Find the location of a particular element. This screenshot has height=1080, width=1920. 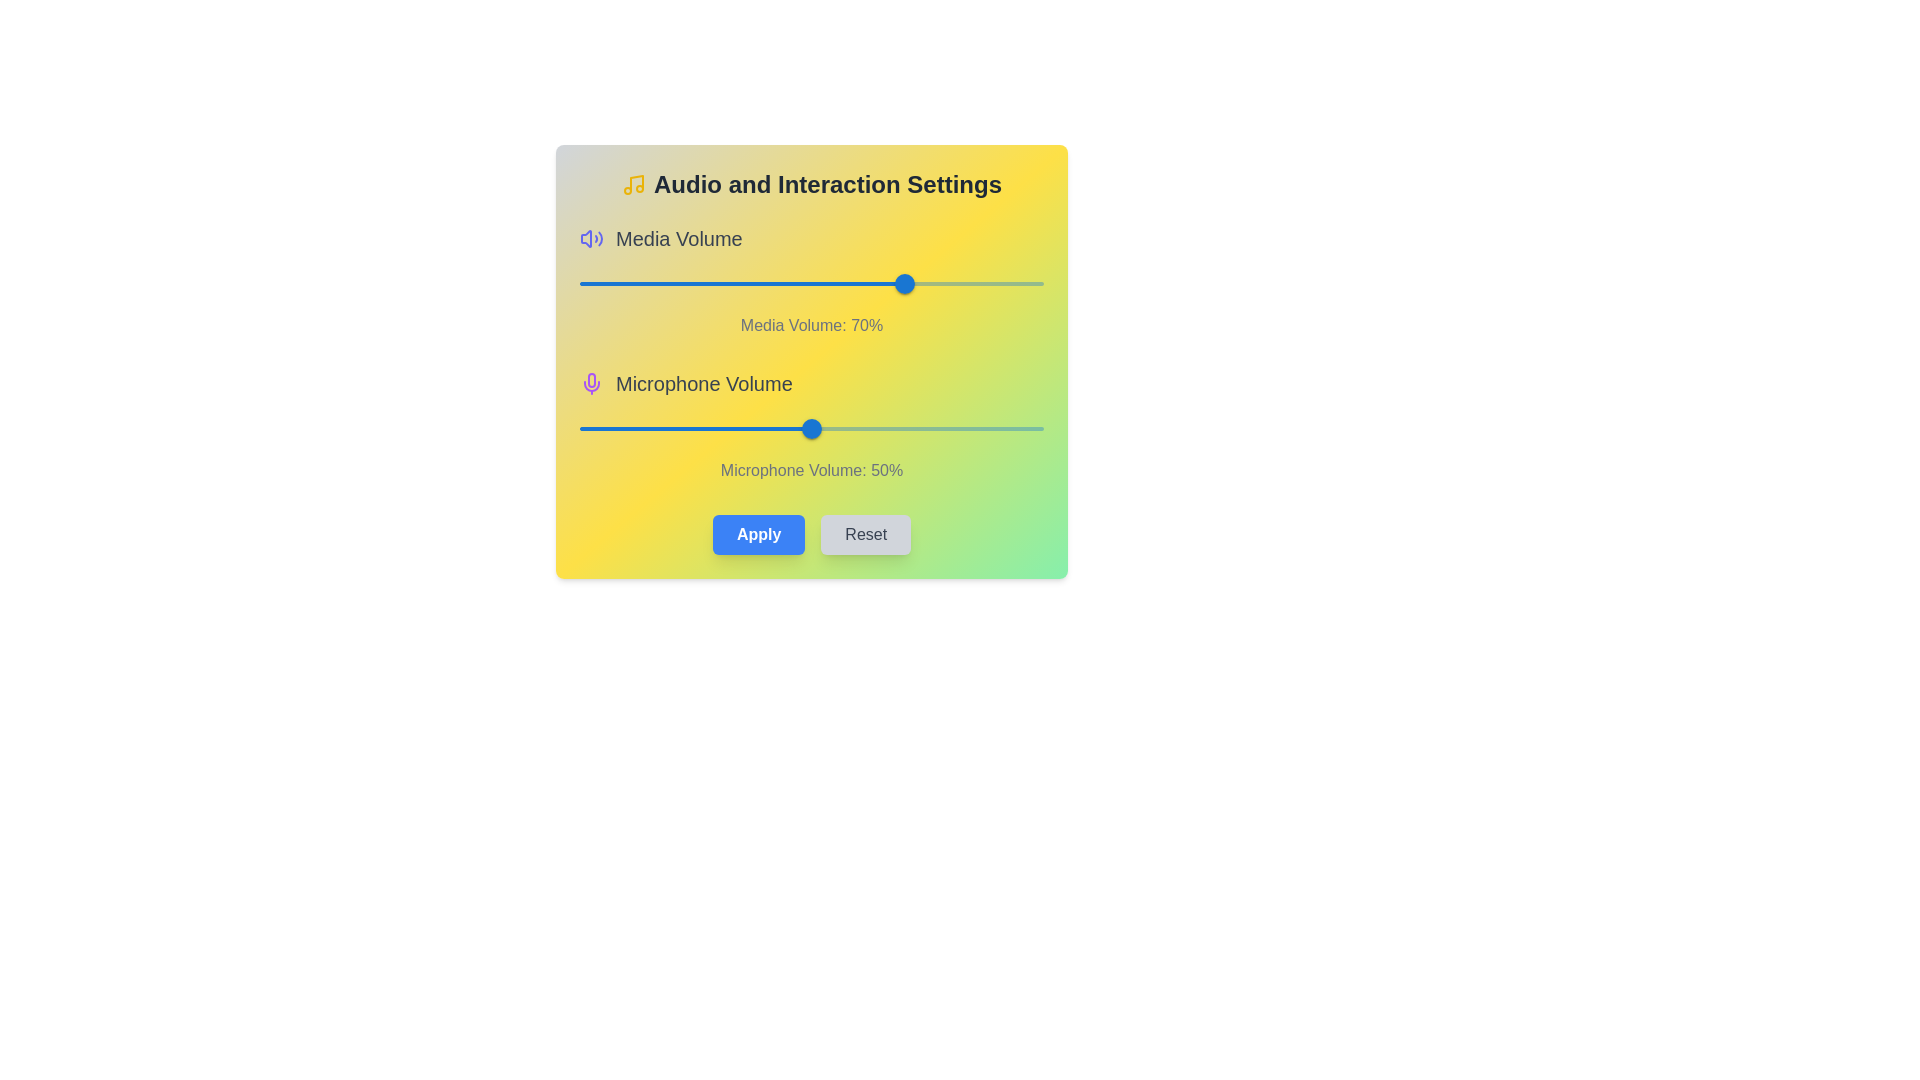

the slider value is located at coordinates (835, 284).